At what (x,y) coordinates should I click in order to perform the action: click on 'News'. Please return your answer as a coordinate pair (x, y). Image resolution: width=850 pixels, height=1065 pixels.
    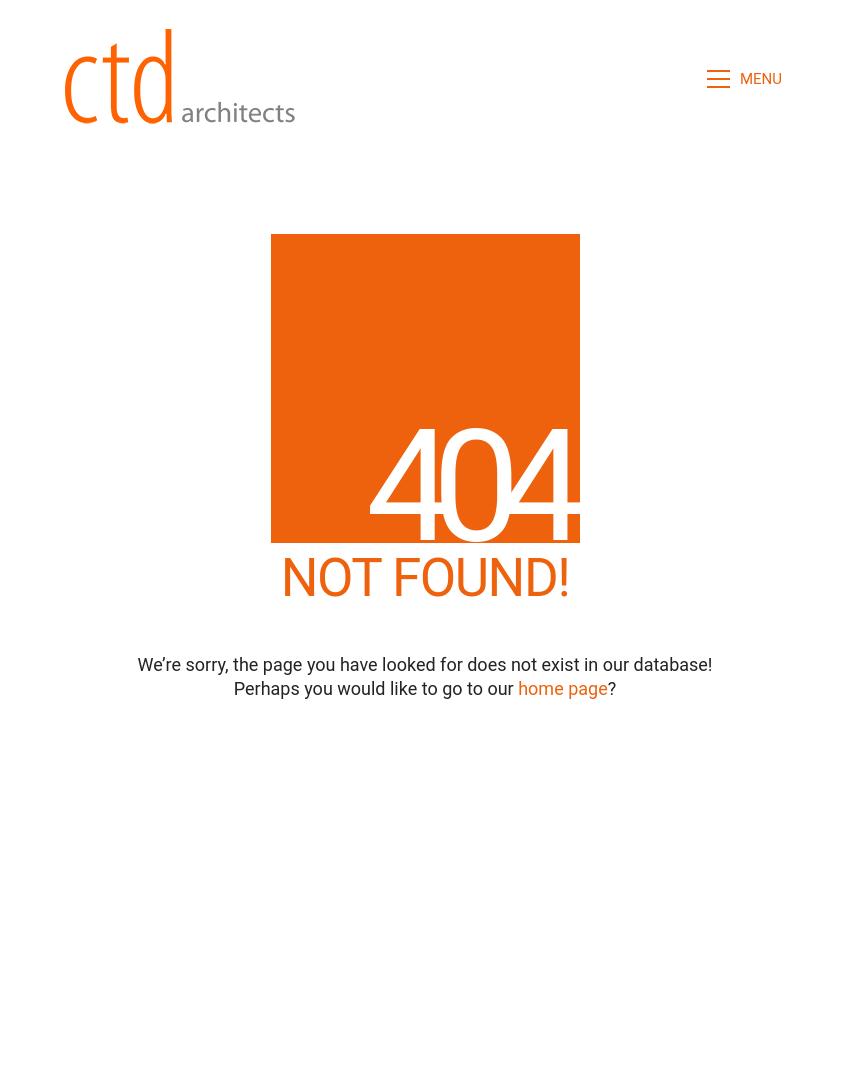
    Looking at the image, I should click on (413, 962).